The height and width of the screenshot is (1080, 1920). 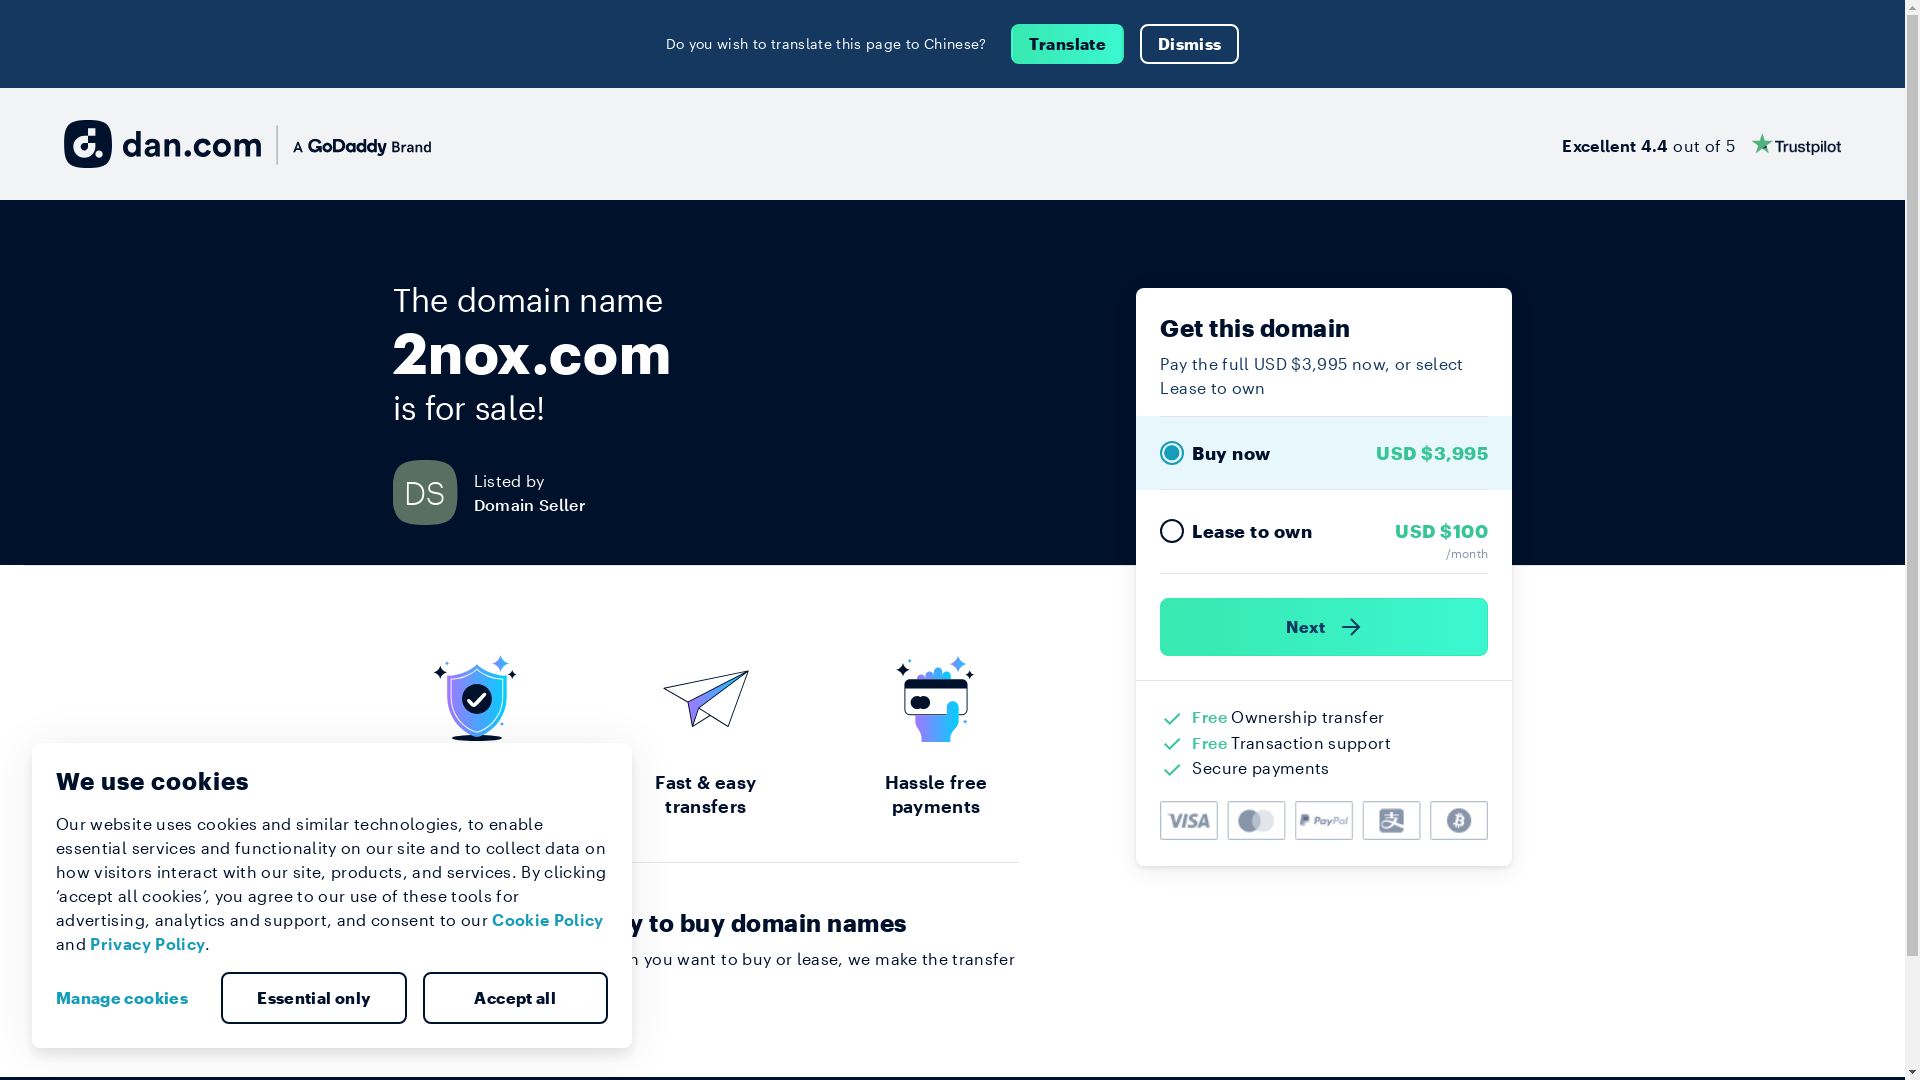 I want to click on 'Translate', so click(x=1011, y=43).